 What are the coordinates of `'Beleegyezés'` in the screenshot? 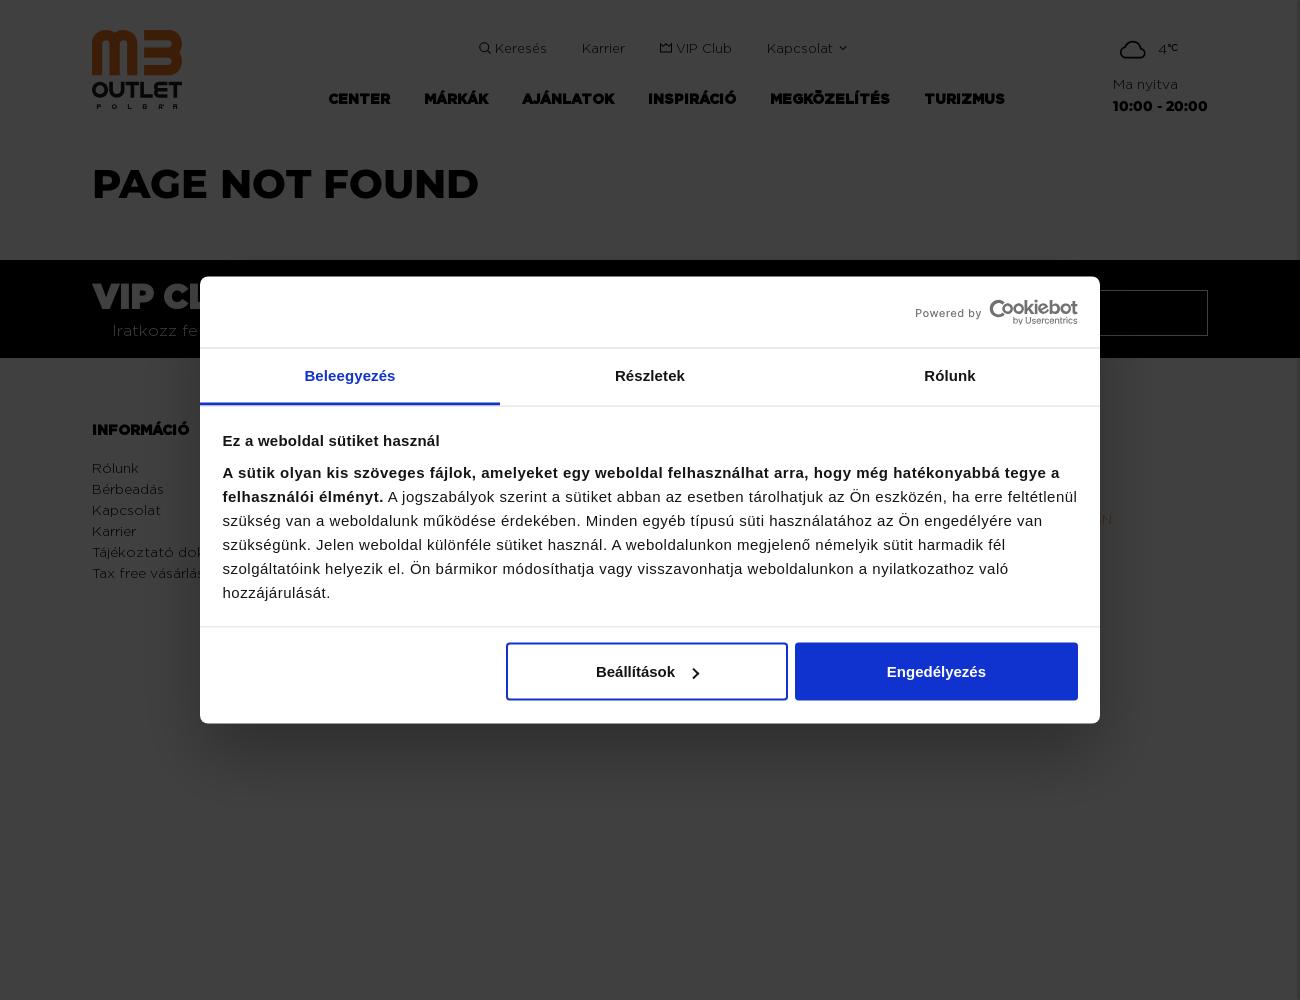 It's located at (348, 373).